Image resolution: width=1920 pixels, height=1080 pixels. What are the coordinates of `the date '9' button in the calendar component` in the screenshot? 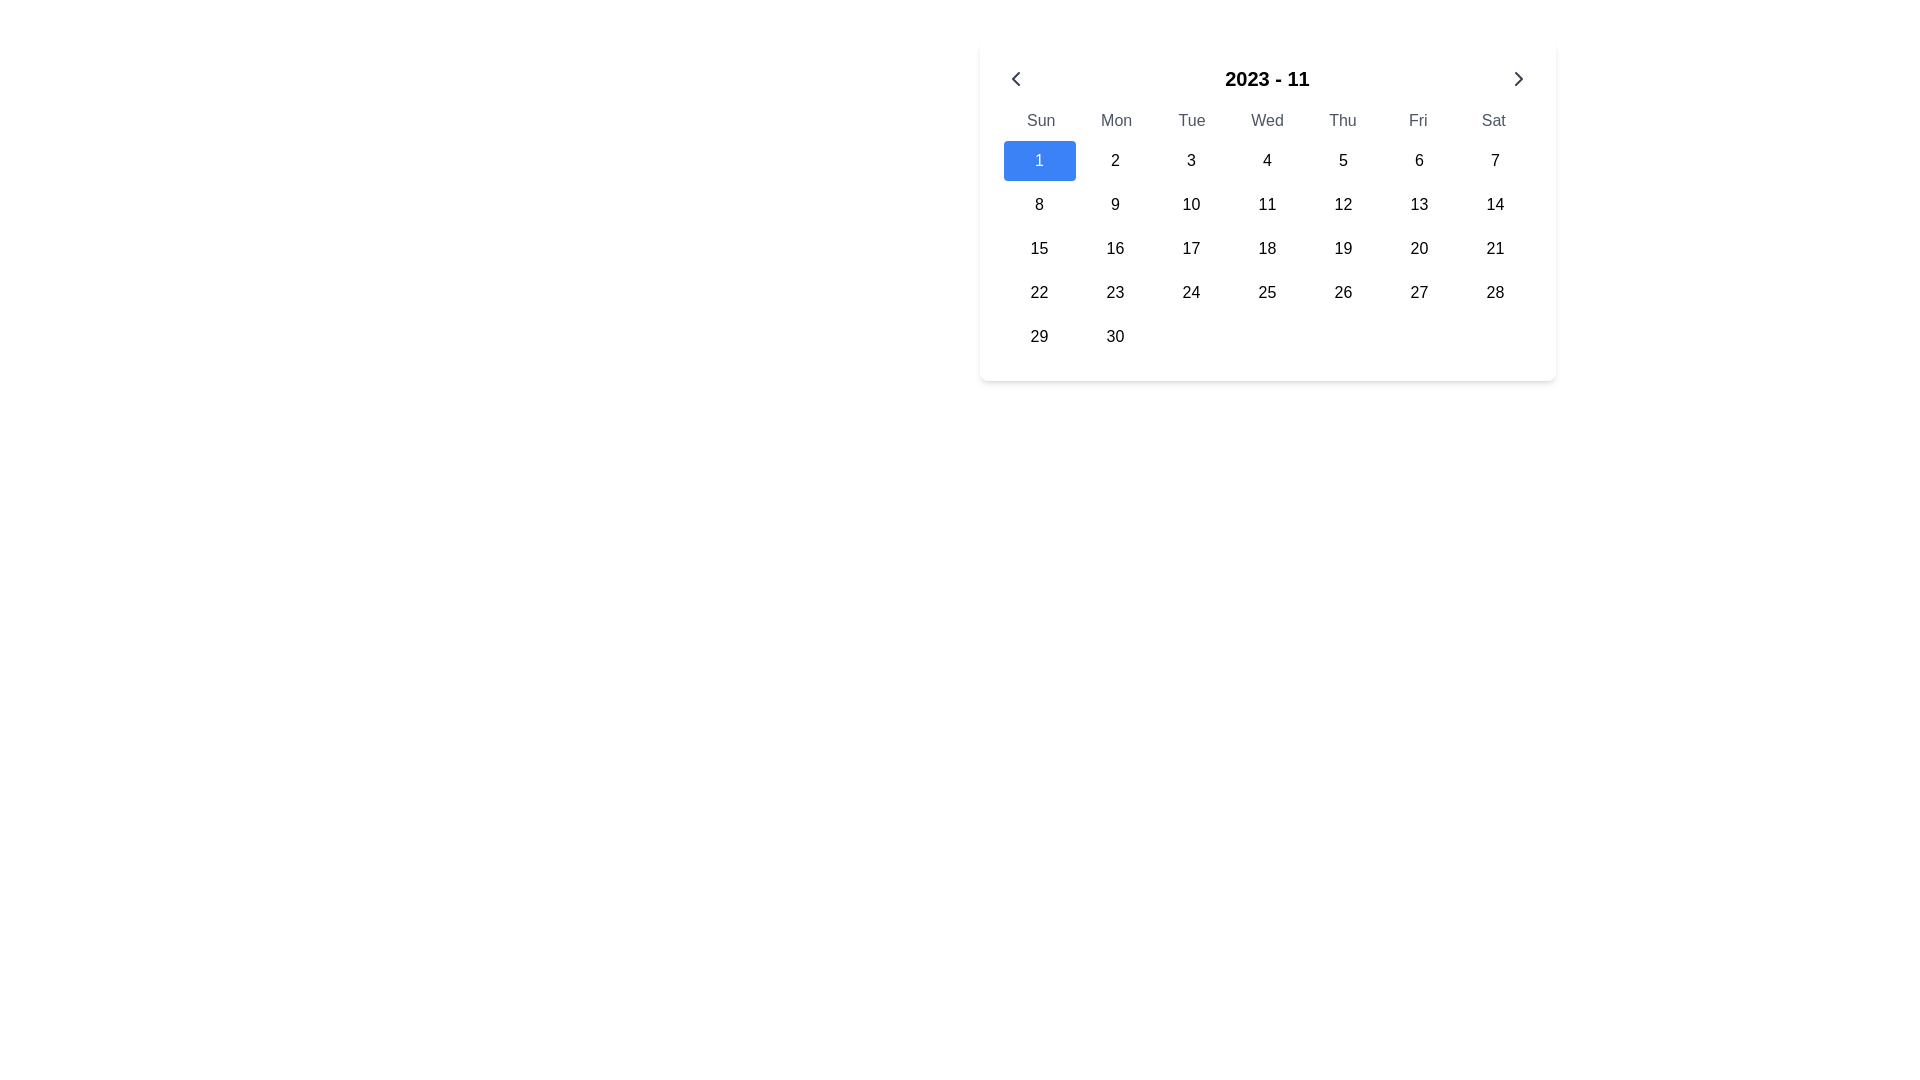 It's located at (1114, 204).